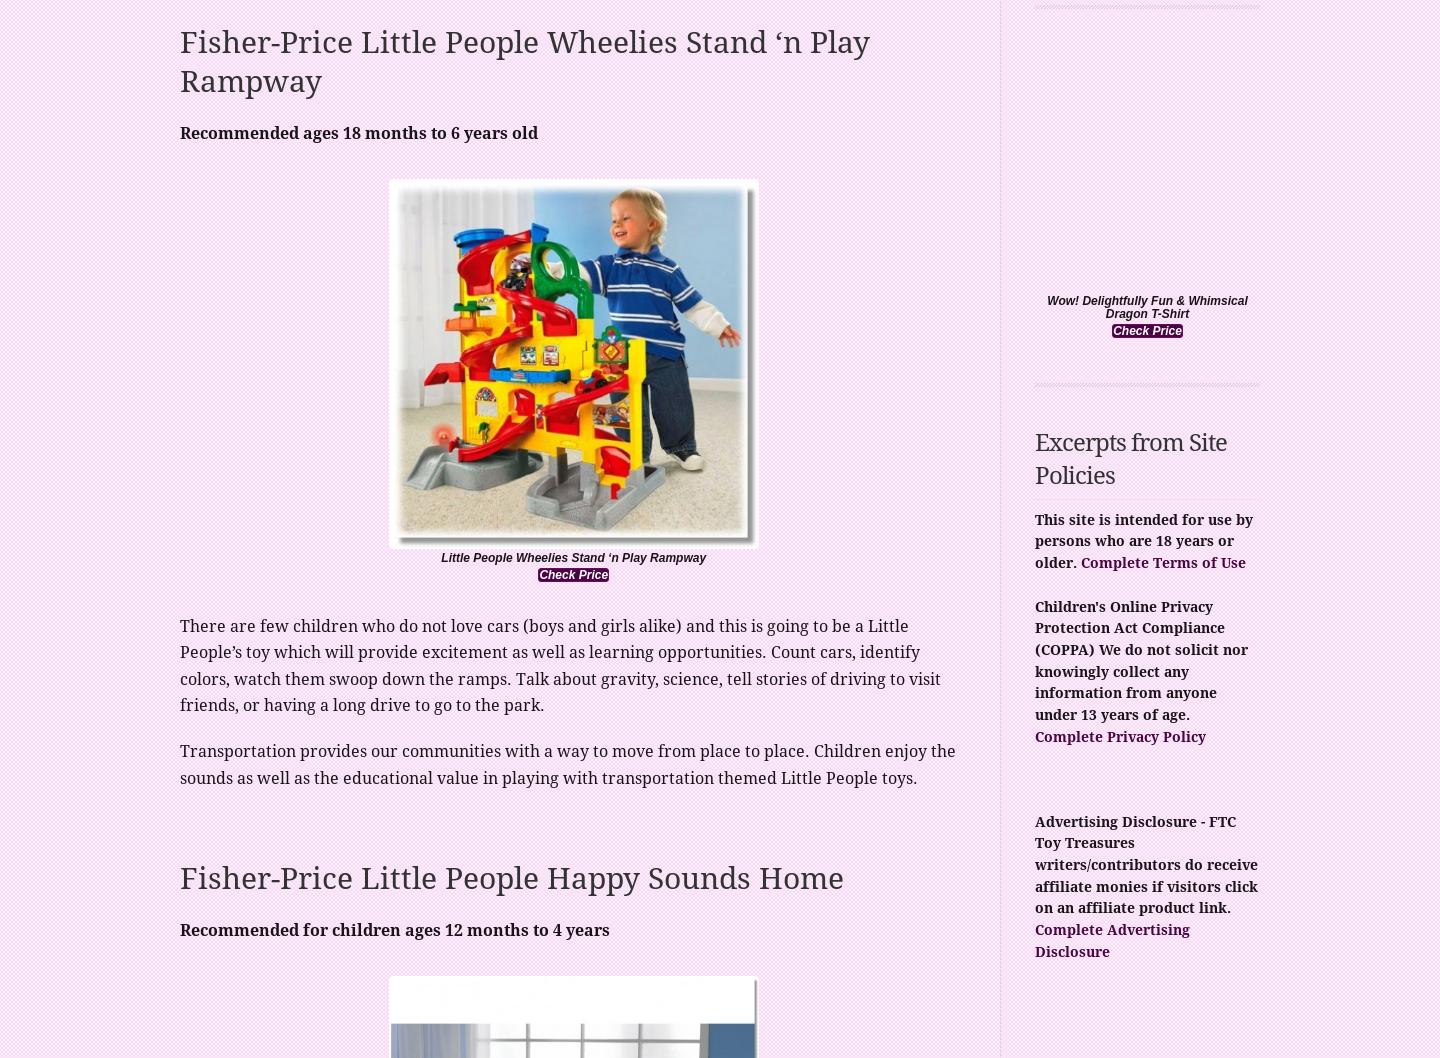 This screenshot has height=1058, width=1440. I want to click on 'Complete Terms of Use', so click(1163, 562).